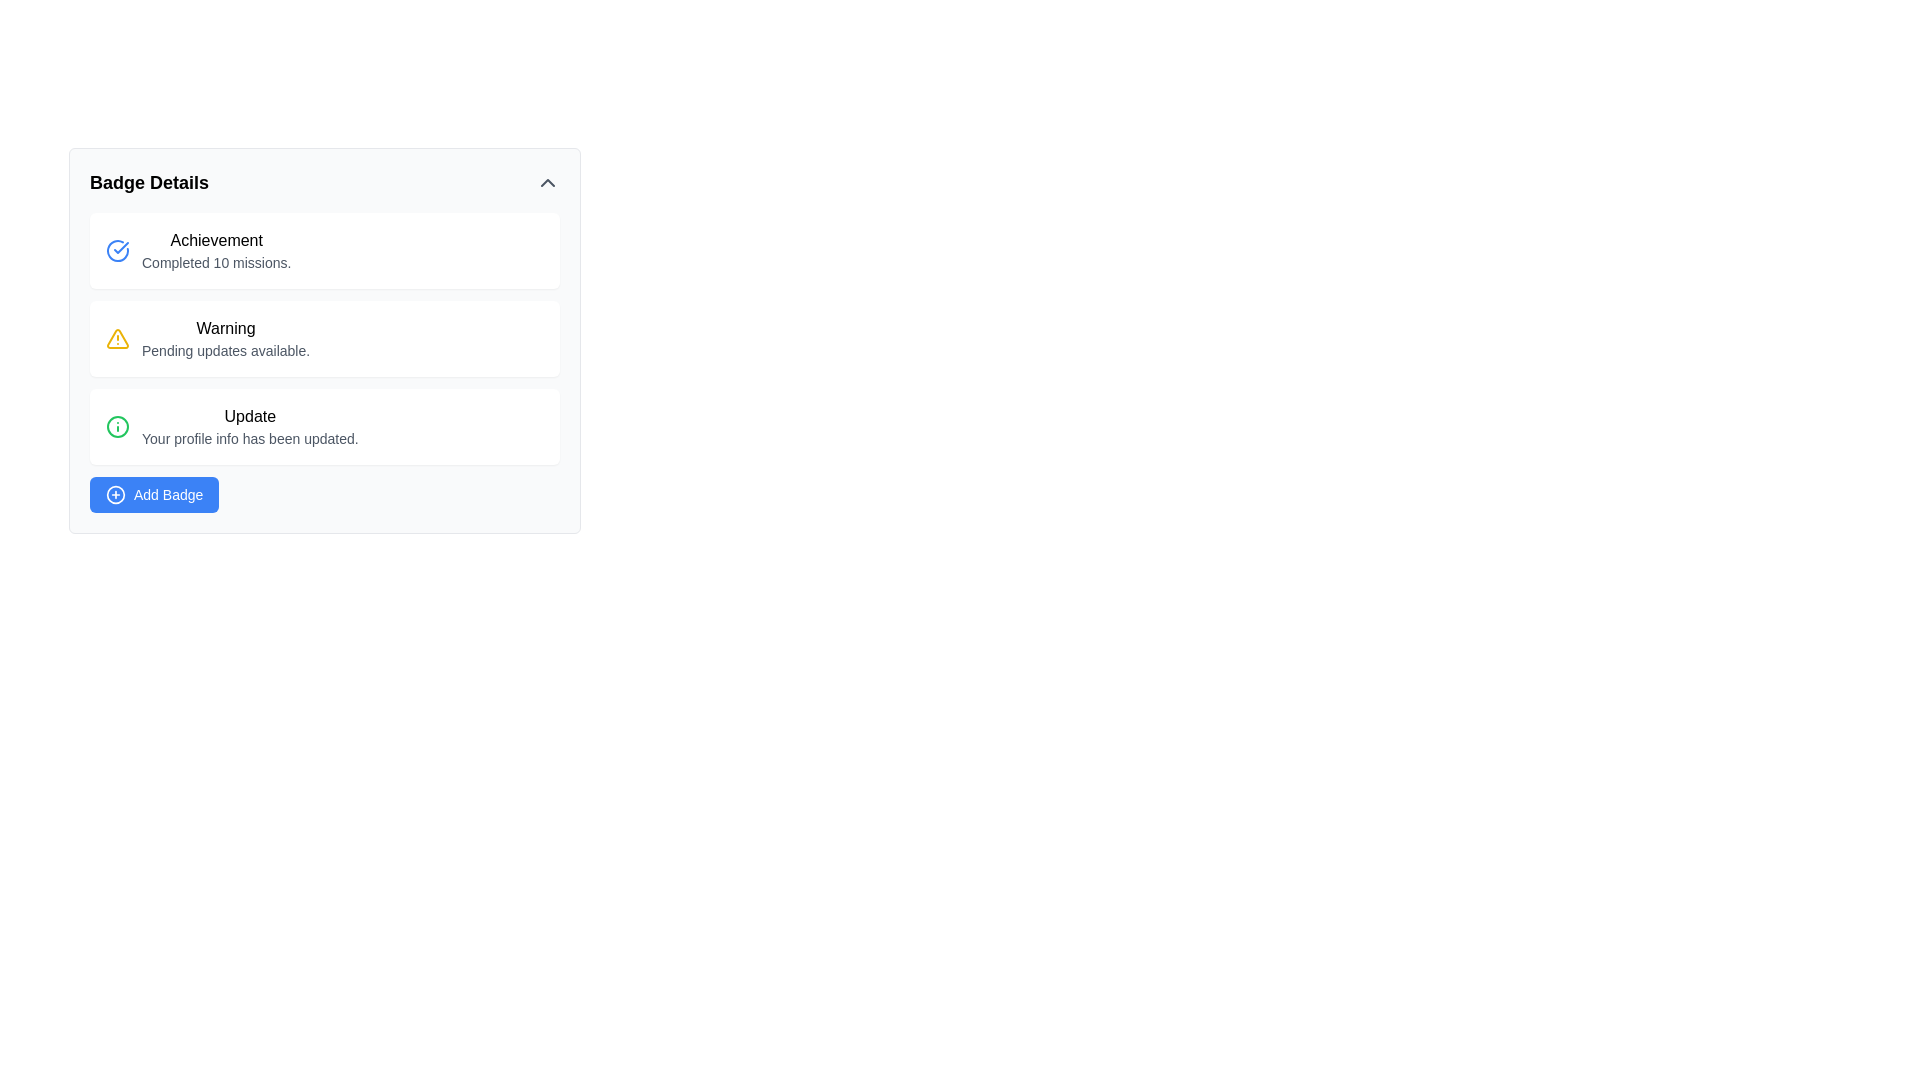 Image resolution: width=1920 pixels, height=1080 pixels. Describe the element at coordinates (325, 339) in the screenshot. I see `the warning details on the second informational card in the 'Badge Details' panel, which contains a yellow warning triangle icon and text stating 'Warning' and 'Pending updates available.'` at that location.